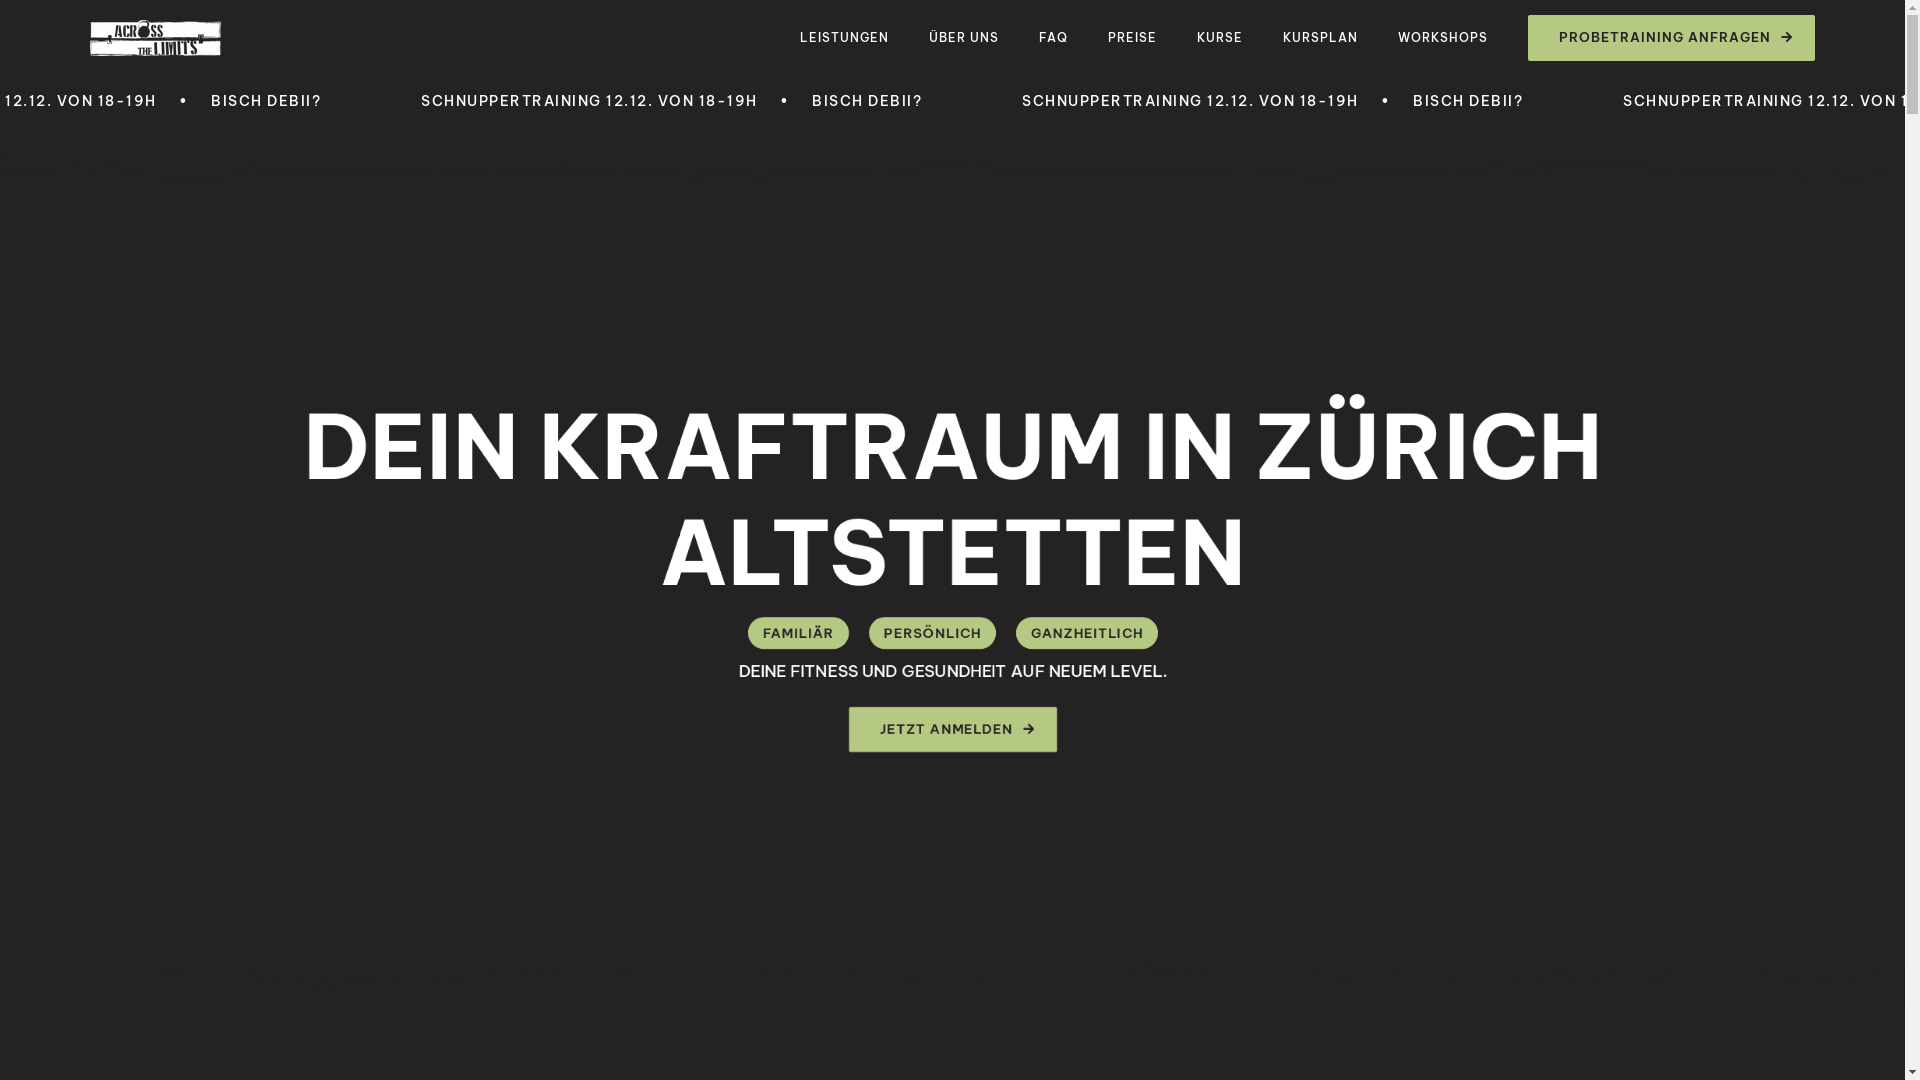 Image resolution: width=1920 pixels, height=1080 pixels. What do you see at coordinates (1238, 38) in the screenshot?
I see `'KURSE'` at bounding box center [1238, 38].